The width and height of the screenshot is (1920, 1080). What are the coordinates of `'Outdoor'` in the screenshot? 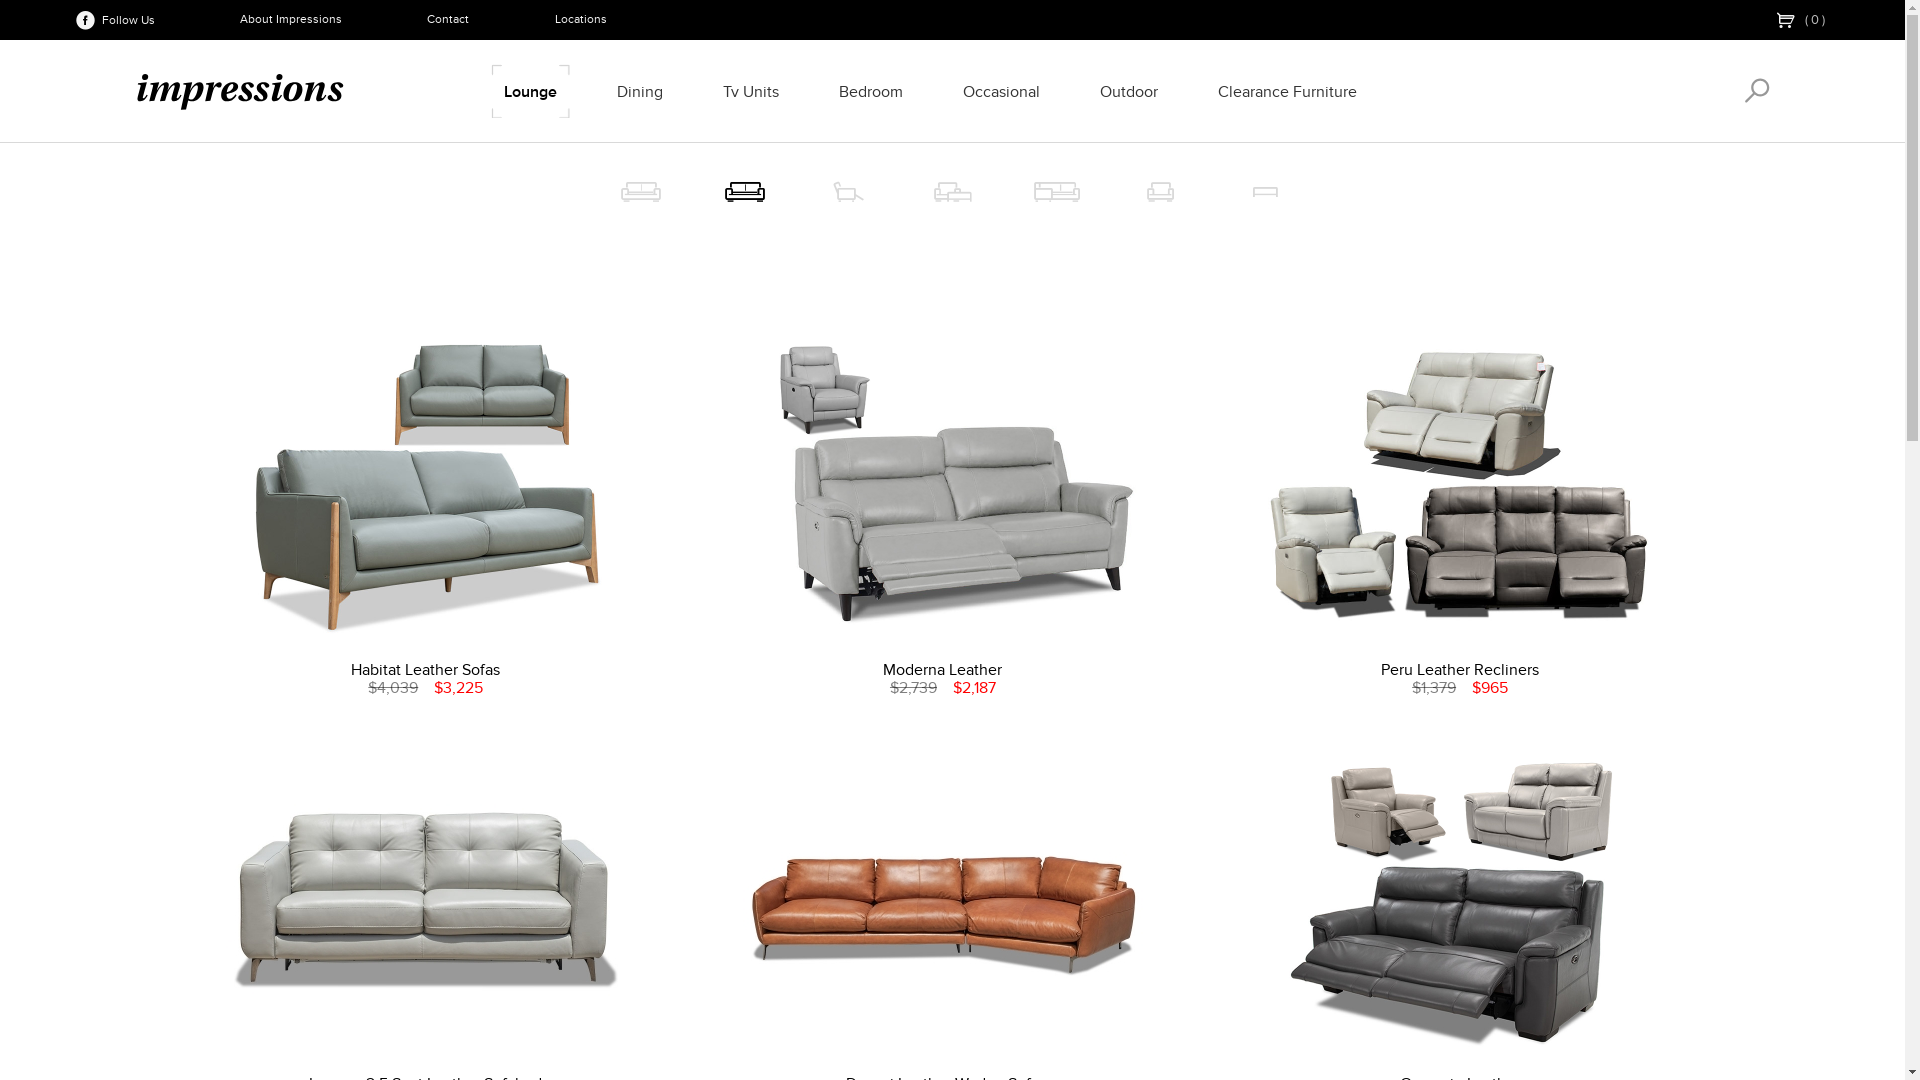 It's located at (1128, 91).